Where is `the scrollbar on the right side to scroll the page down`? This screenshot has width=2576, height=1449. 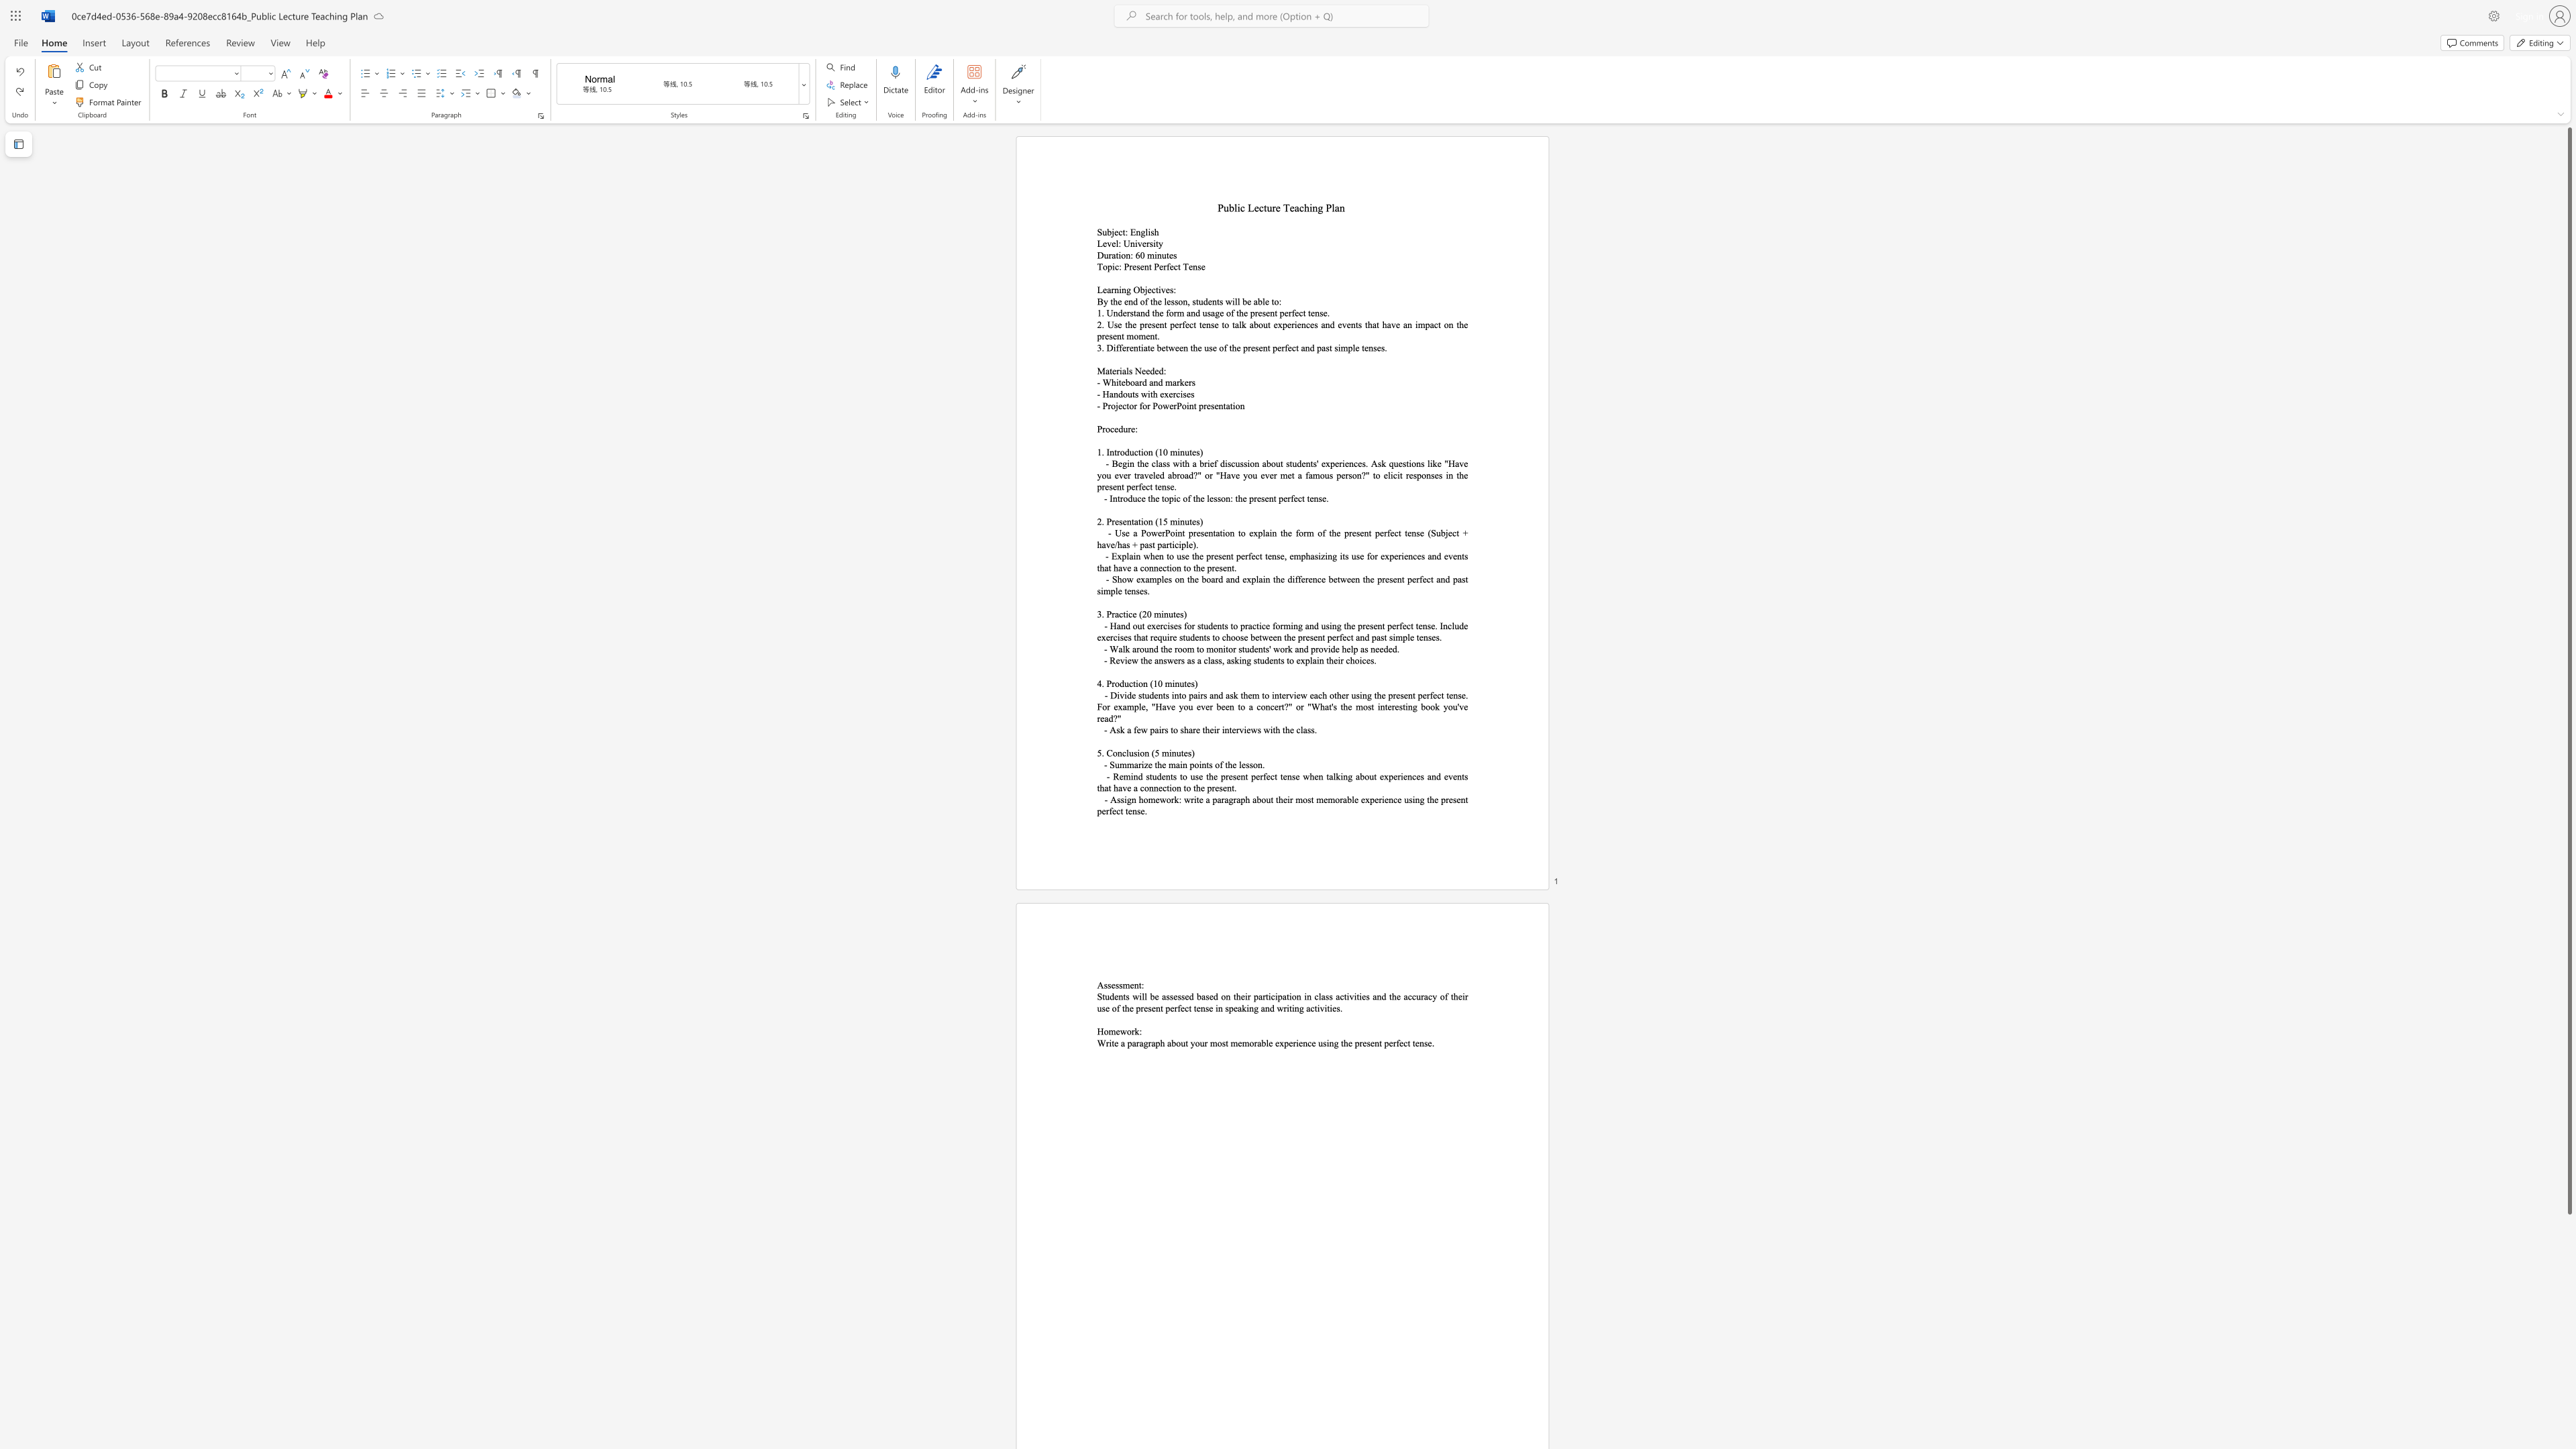 the scrollbar on the right side to scroll the page down is located at coordinates (2568, 1253).